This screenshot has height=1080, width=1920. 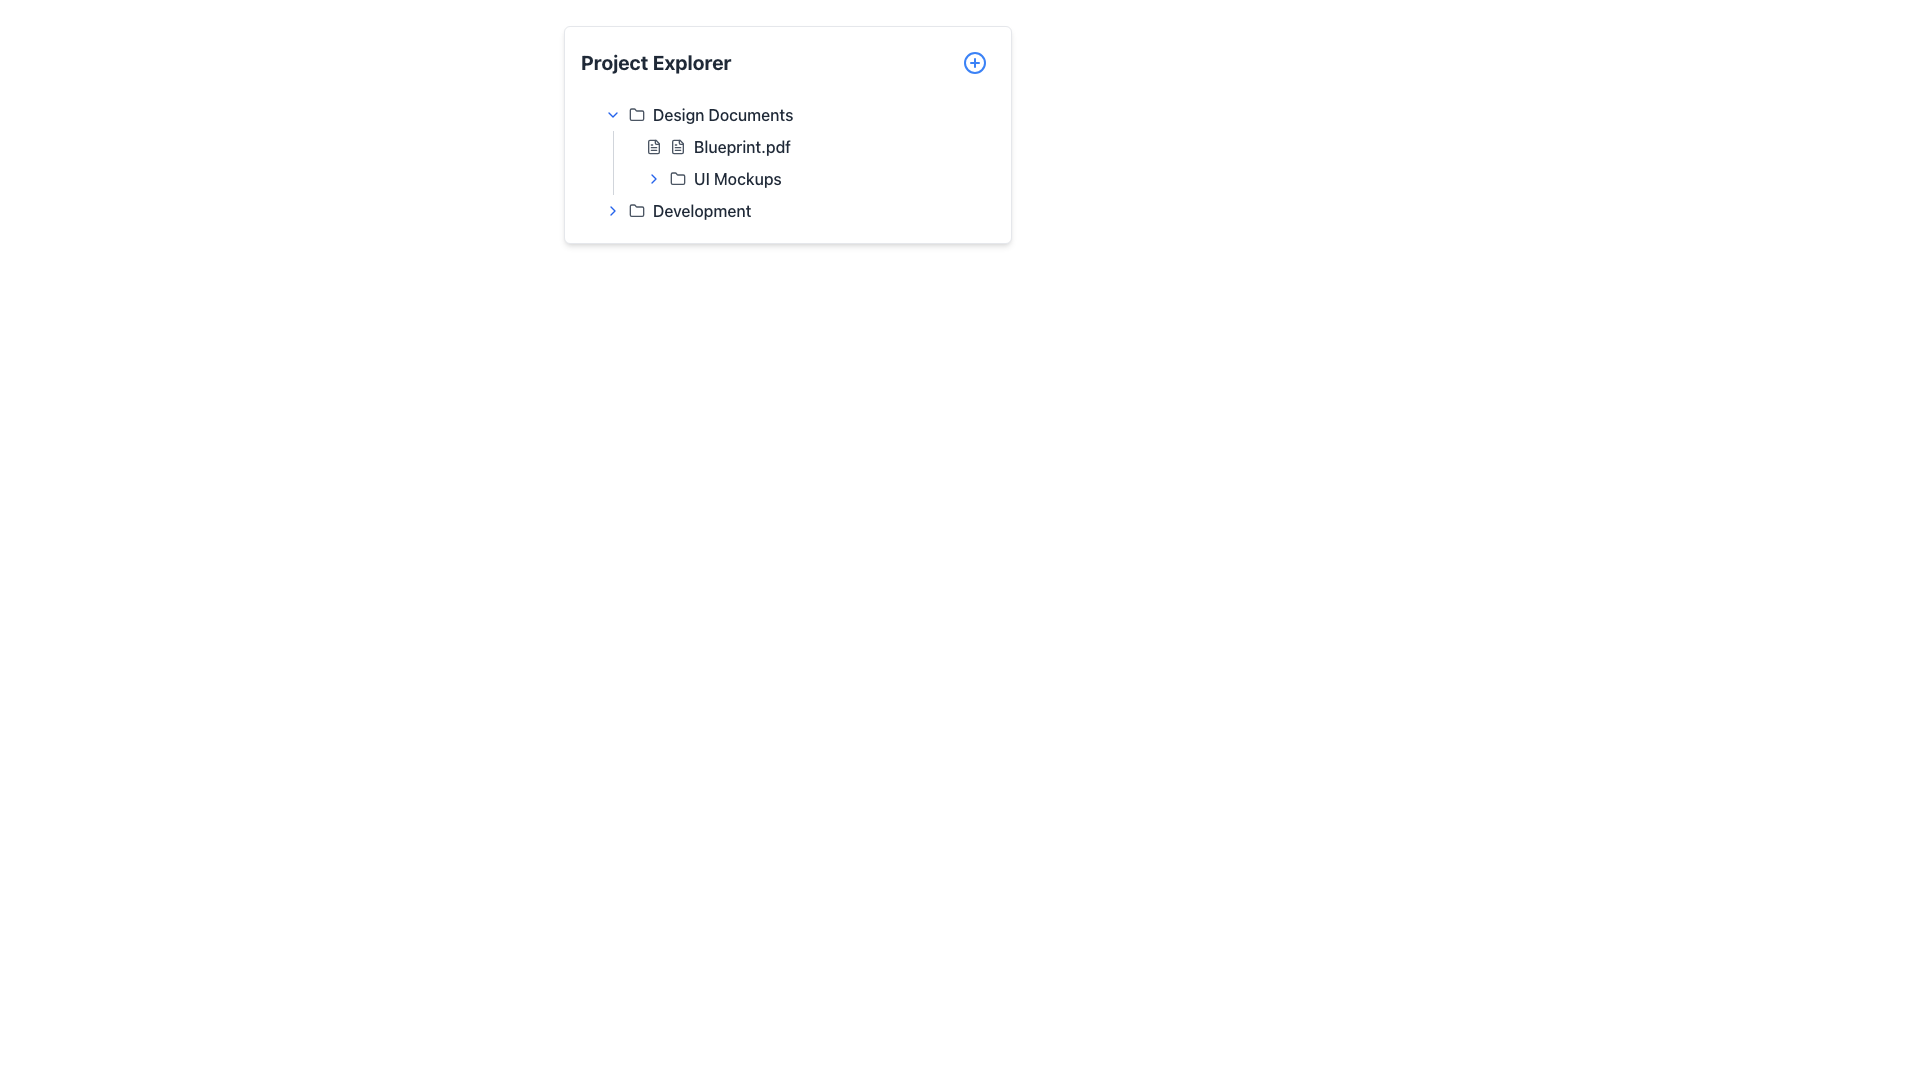 What do you see at coordinates (677, 176) in the screenshot?
I see `the 'UI Mockups' folder icon in the Project Explorer panel, which is the second folder icon in the hierarchy` at bounding box center [677, 176].